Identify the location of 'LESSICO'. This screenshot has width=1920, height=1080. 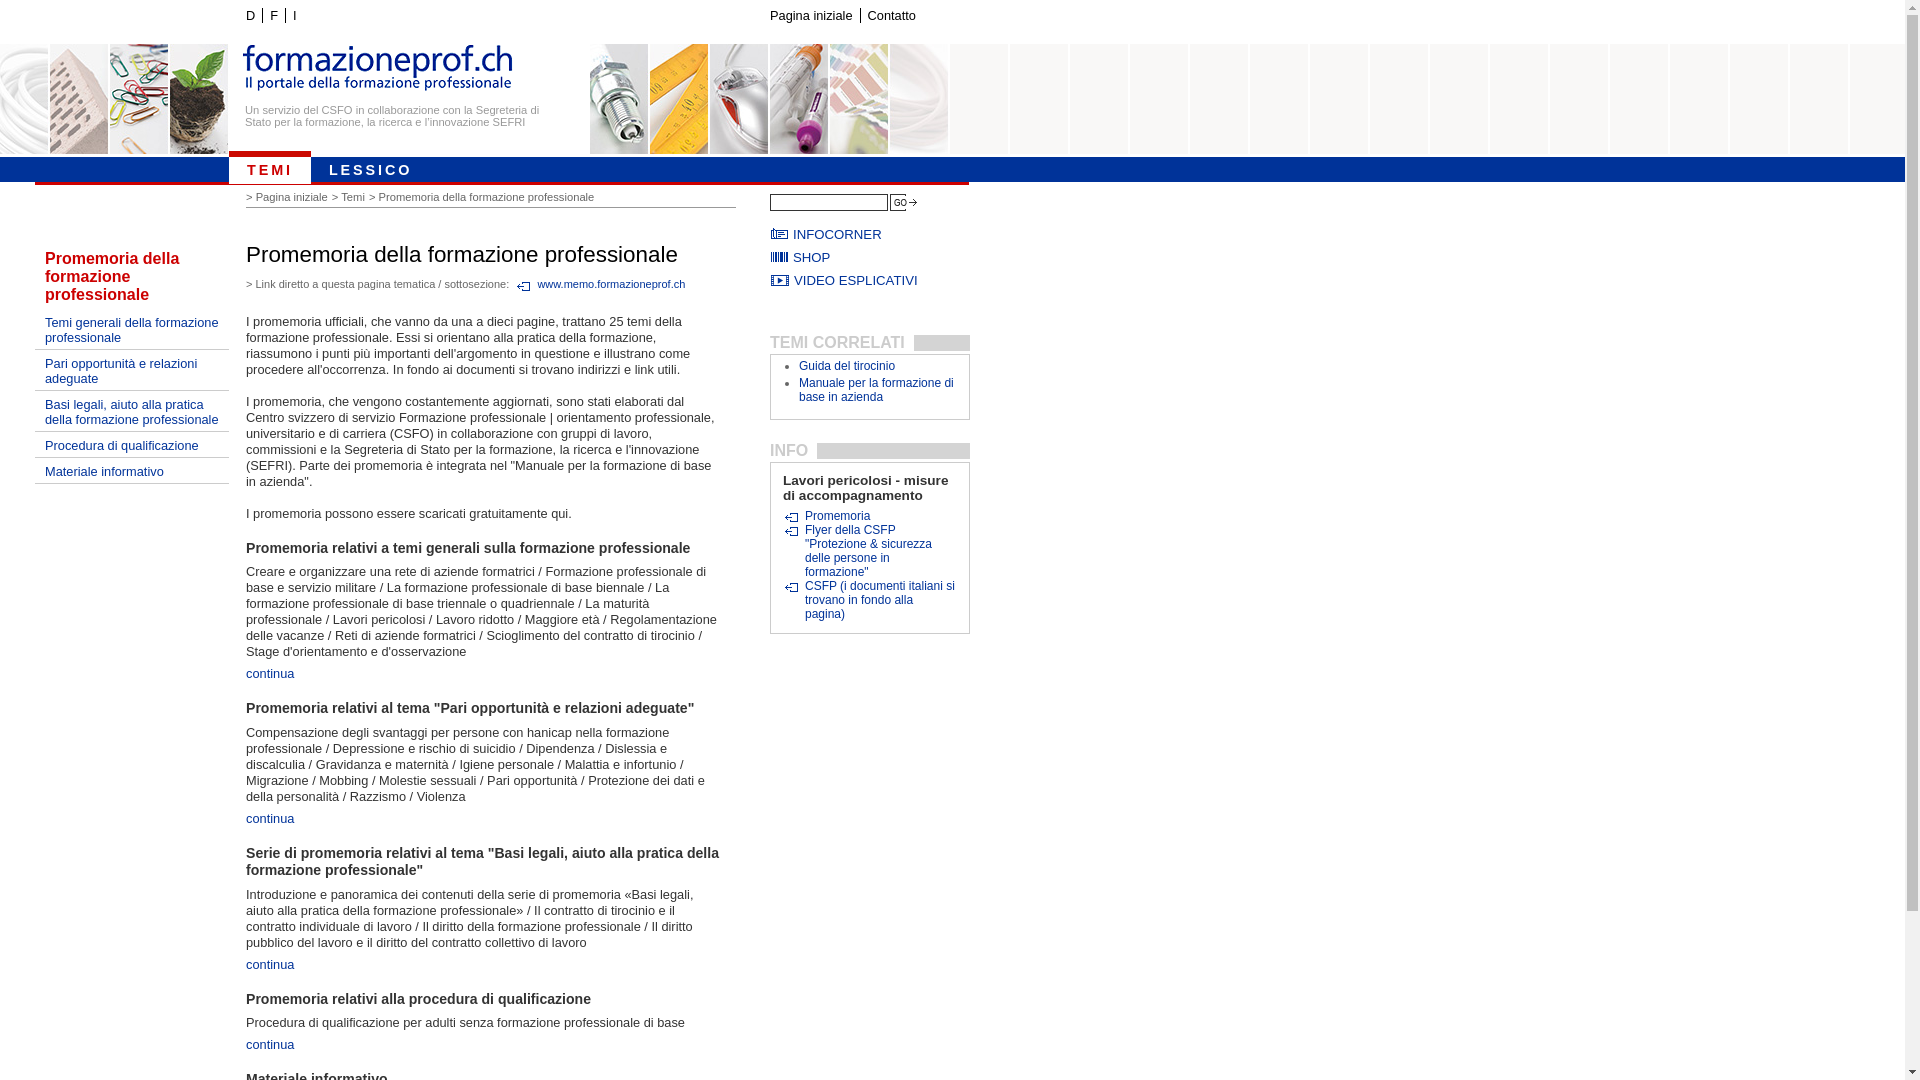
(310, 166).